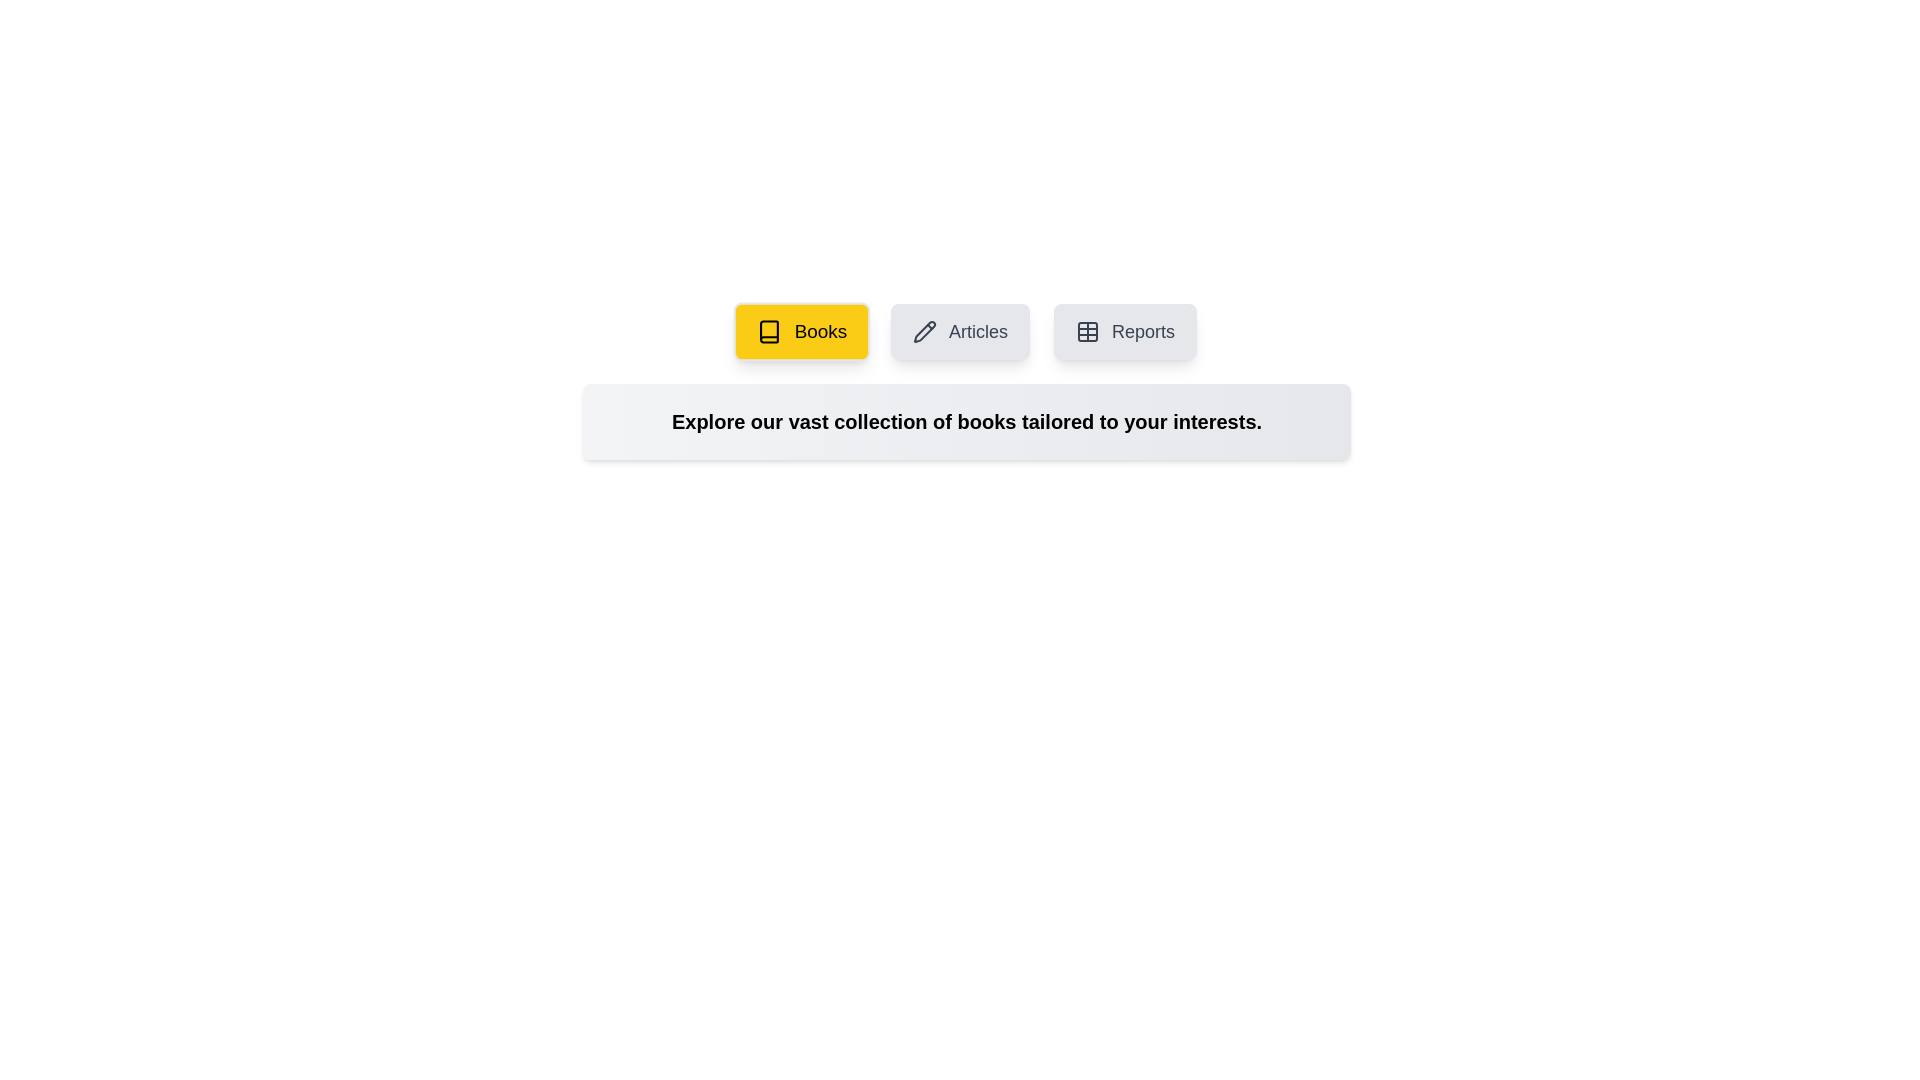  Describe the element at coordinates (820, 330) in the screenshot. I see `the 'Books' text label in the navigation bar, which indicates its purpose for navigation related to books` at that location.